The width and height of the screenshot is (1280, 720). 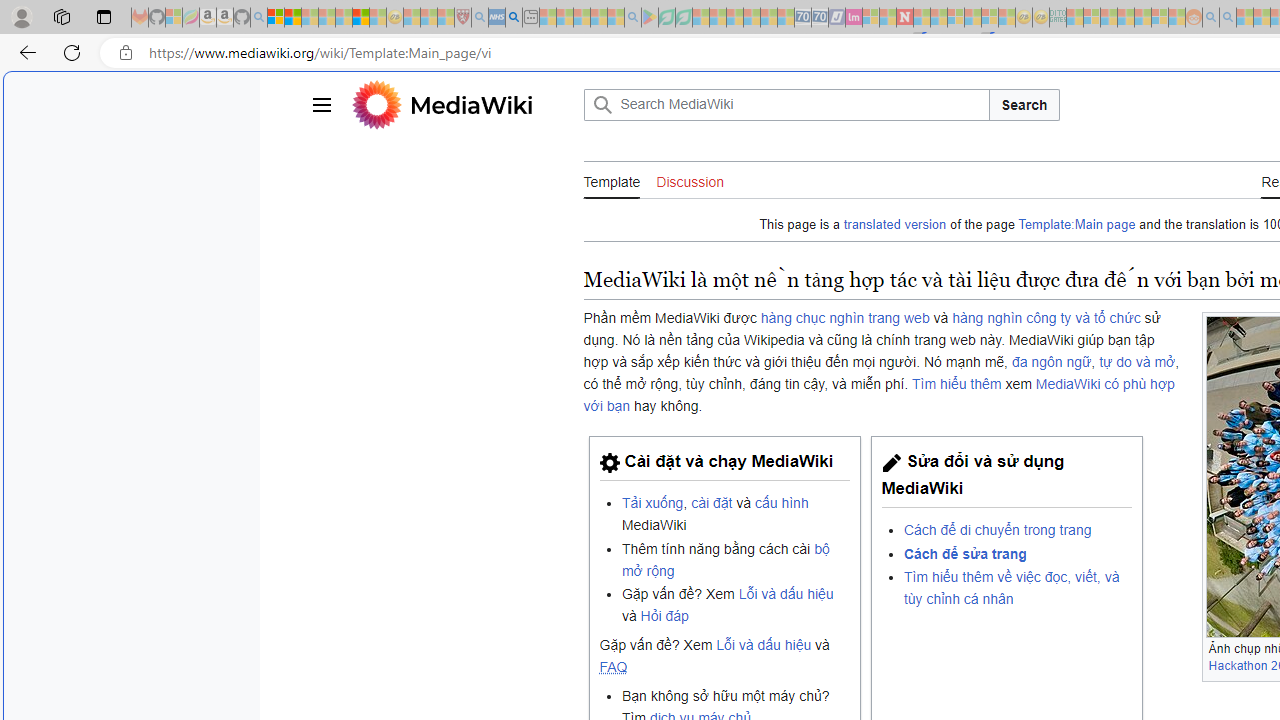 What do you see at coordinates (784, 105) in the screenshot?
I see `'Search MediaWiki'` at bounding box center [784, 105].